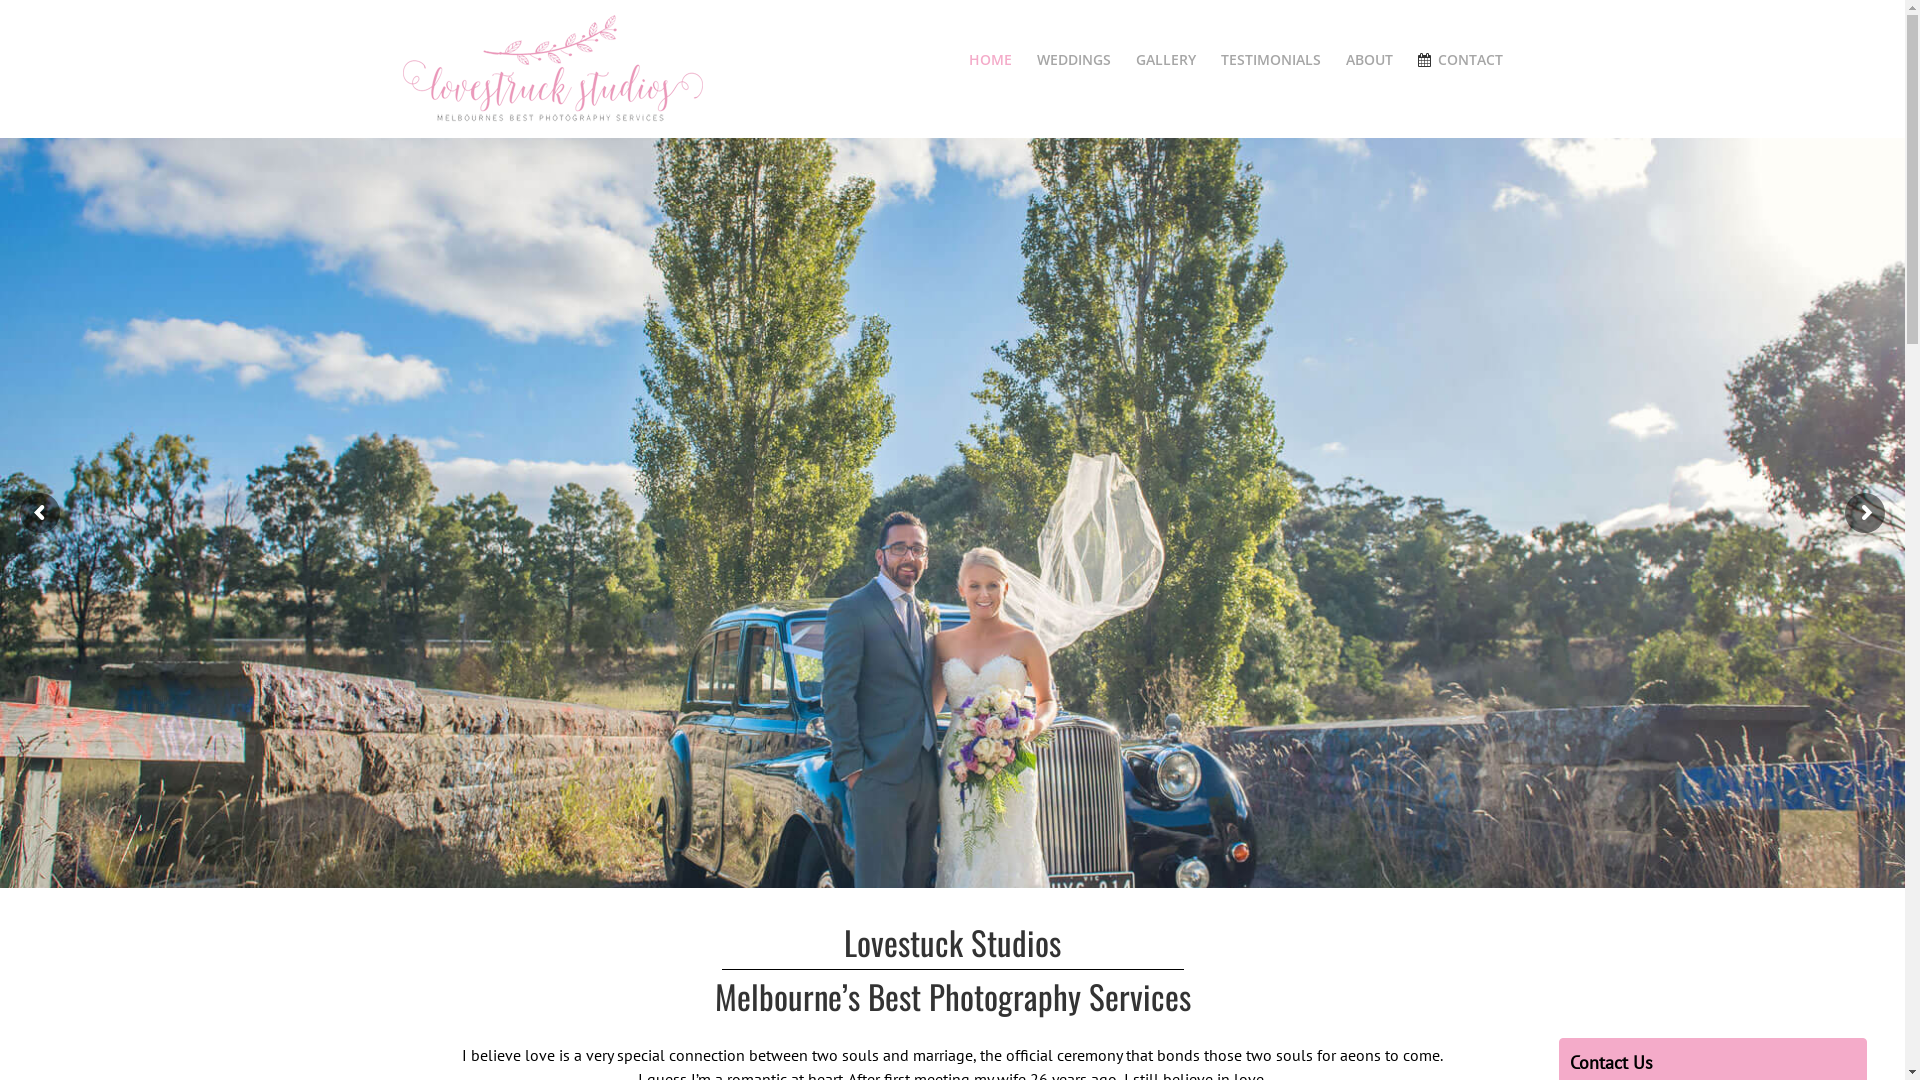 The height and width of the screenshot is (1080, 1920). Describe the element at coordinates (1416, 59) in the screenshot. I see `'CONTACT'` at that location.